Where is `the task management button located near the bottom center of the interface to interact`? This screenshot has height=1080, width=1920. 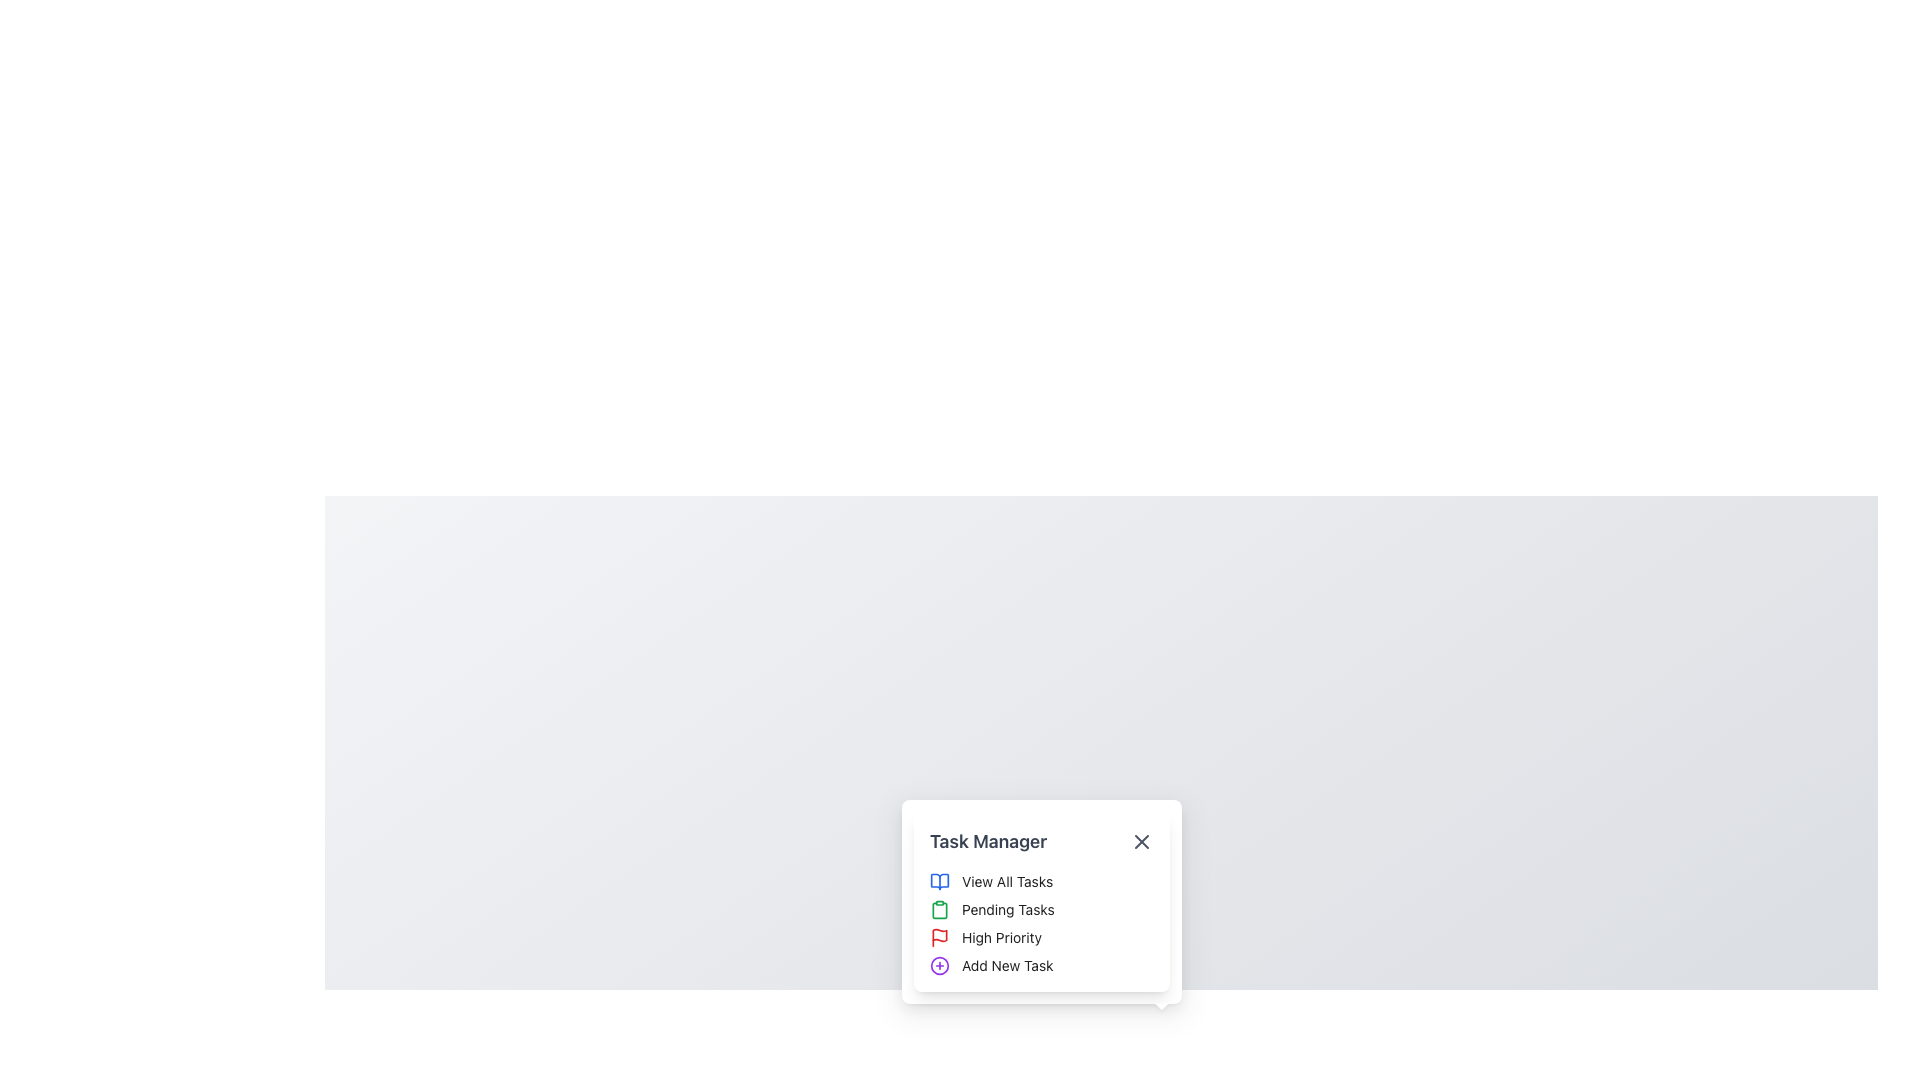 the task management button located near the bottom center of the interface to interact is located at coordinates (1100, 1035).